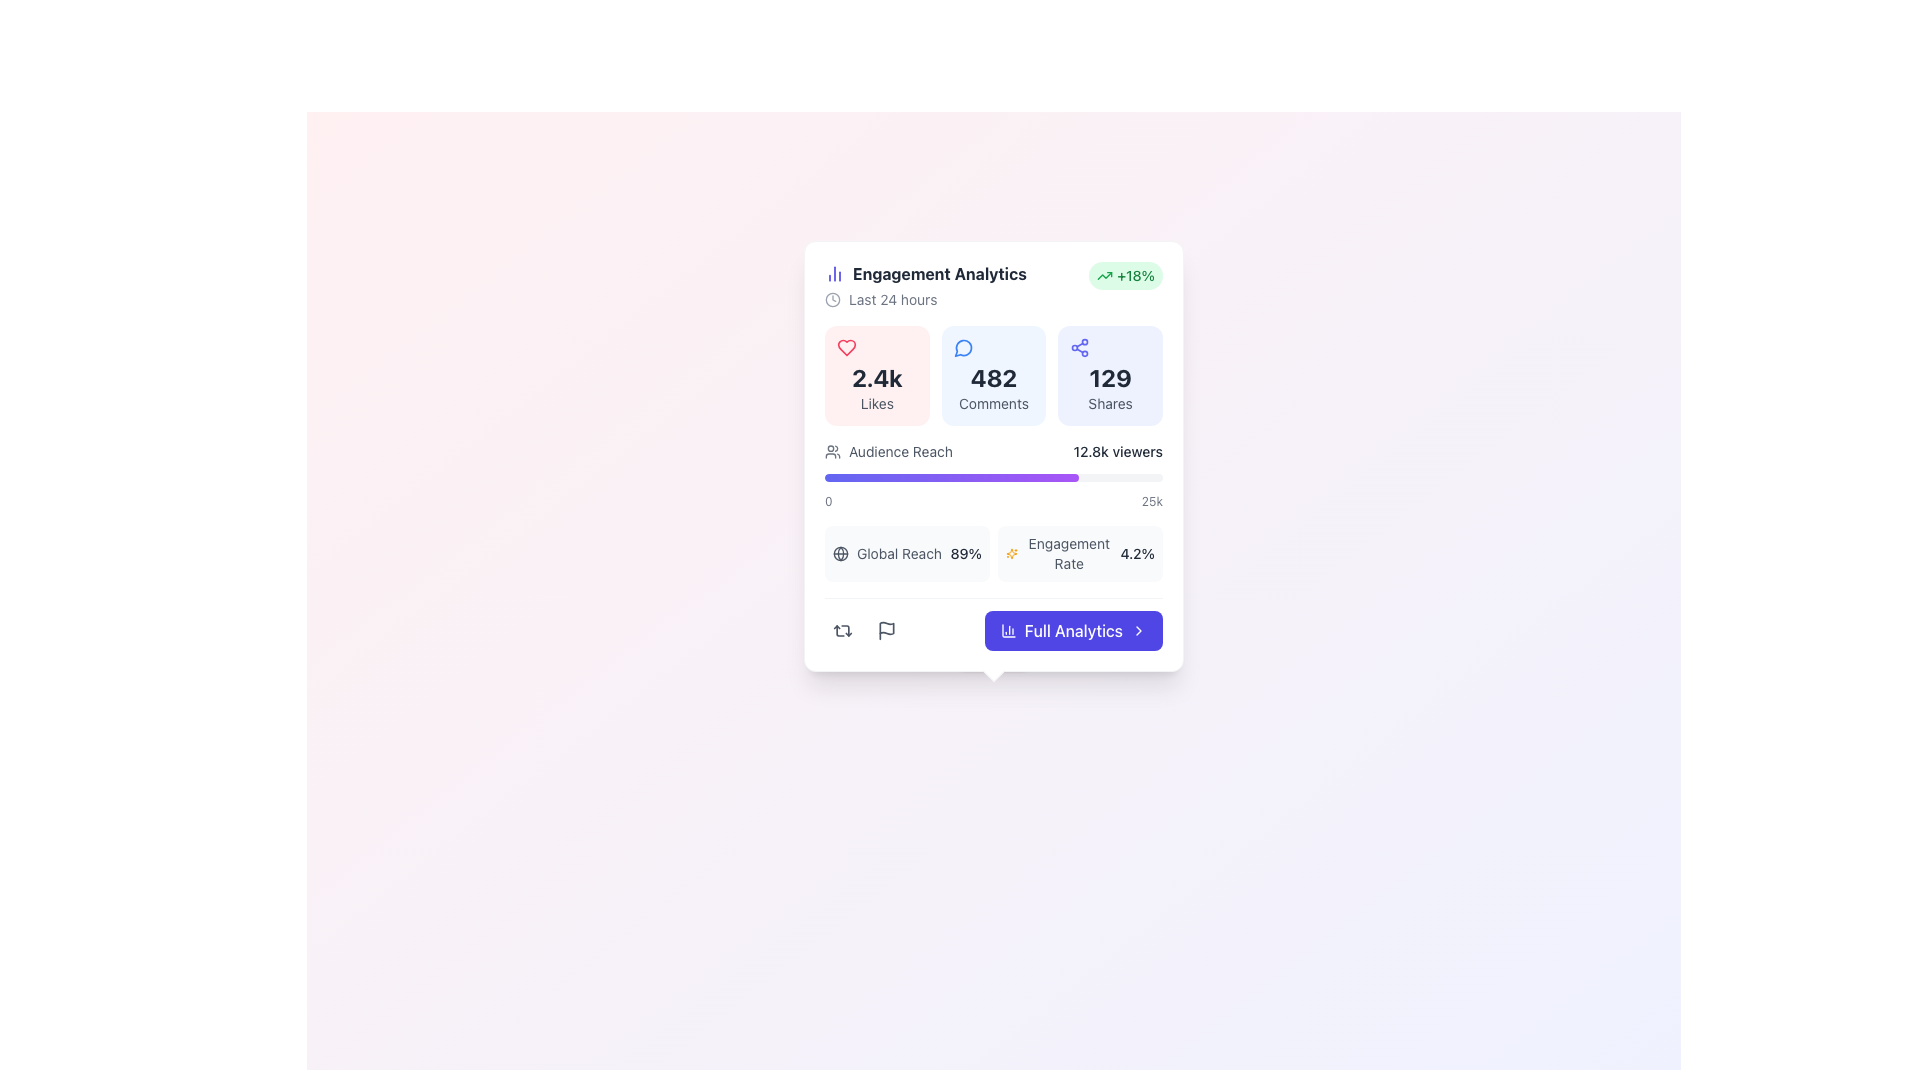  I want to click on the growth indicator icon located in the top-right corner of the 'Engagement Analytics' panel, which displays the '+18%' text, so click(1104, 276).